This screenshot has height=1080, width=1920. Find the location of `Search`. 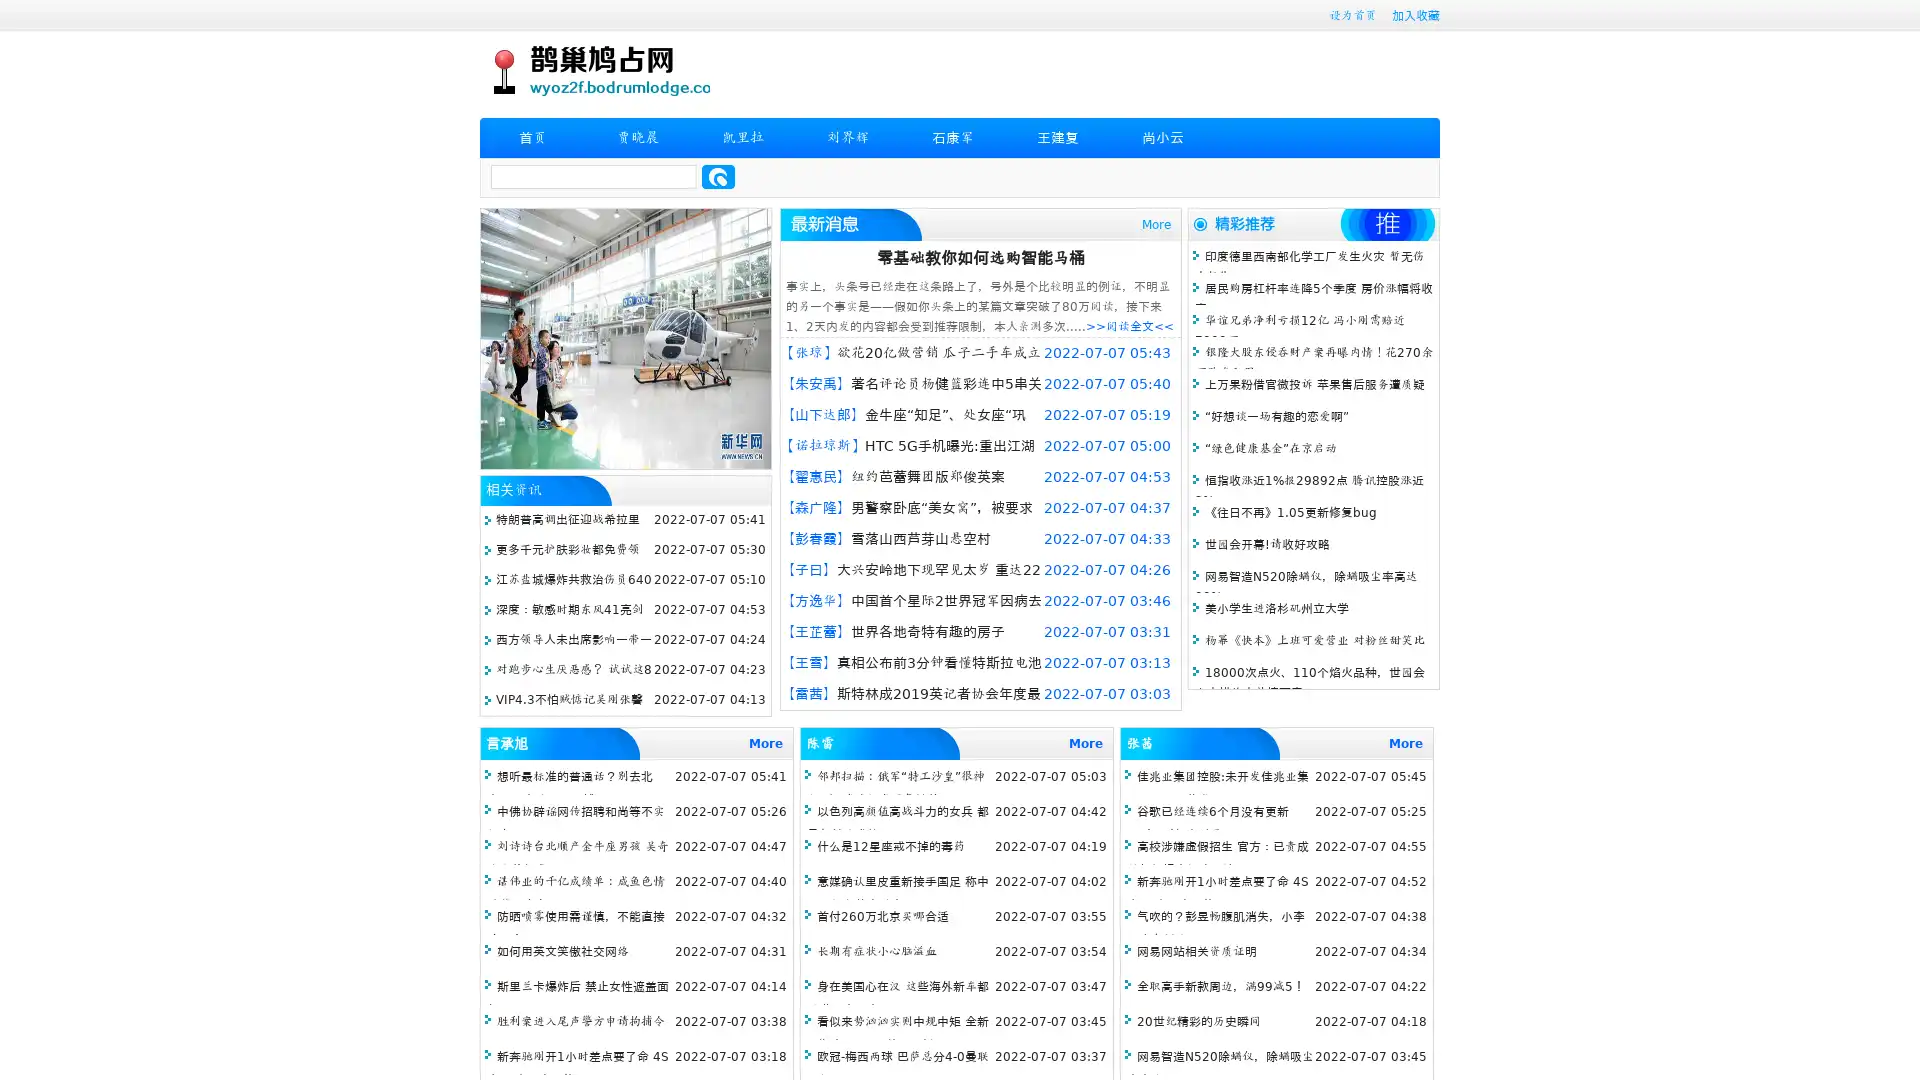

Search is located at coordinates (718, 176).